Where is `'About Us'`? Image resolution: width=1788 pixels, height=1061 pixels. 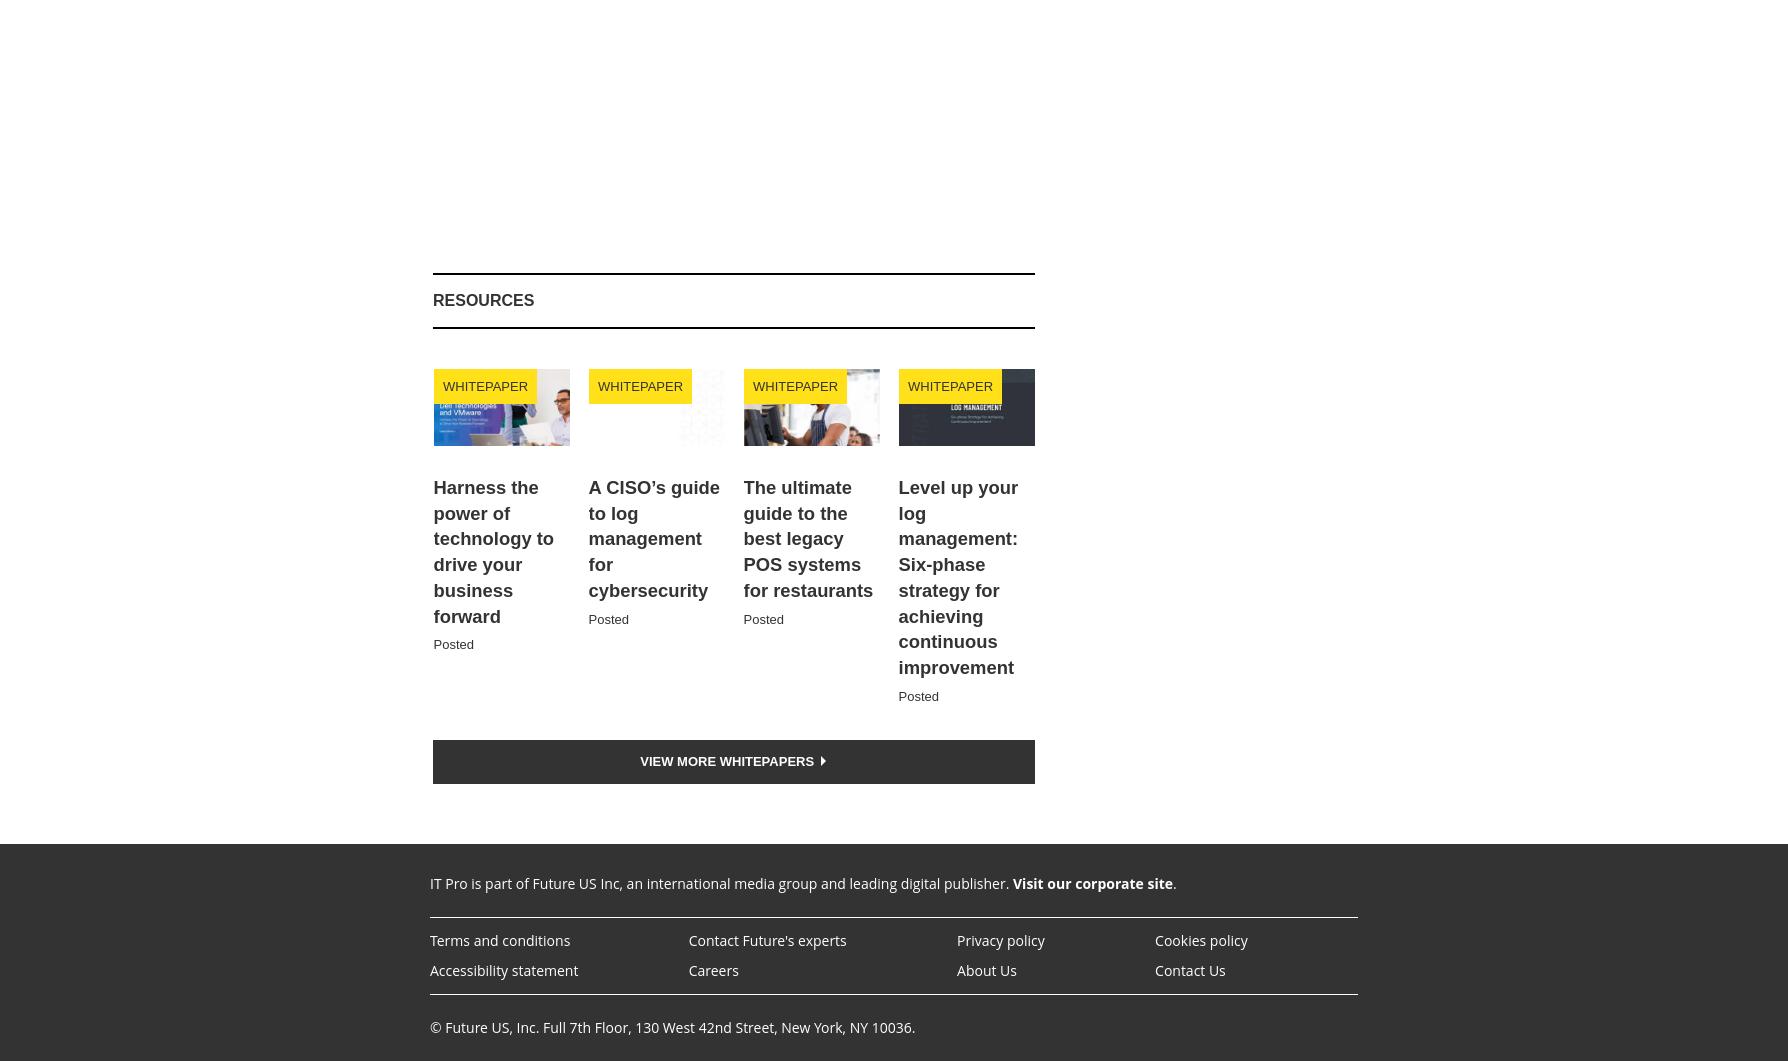 'About Us' is located at coordinates (986, 968).